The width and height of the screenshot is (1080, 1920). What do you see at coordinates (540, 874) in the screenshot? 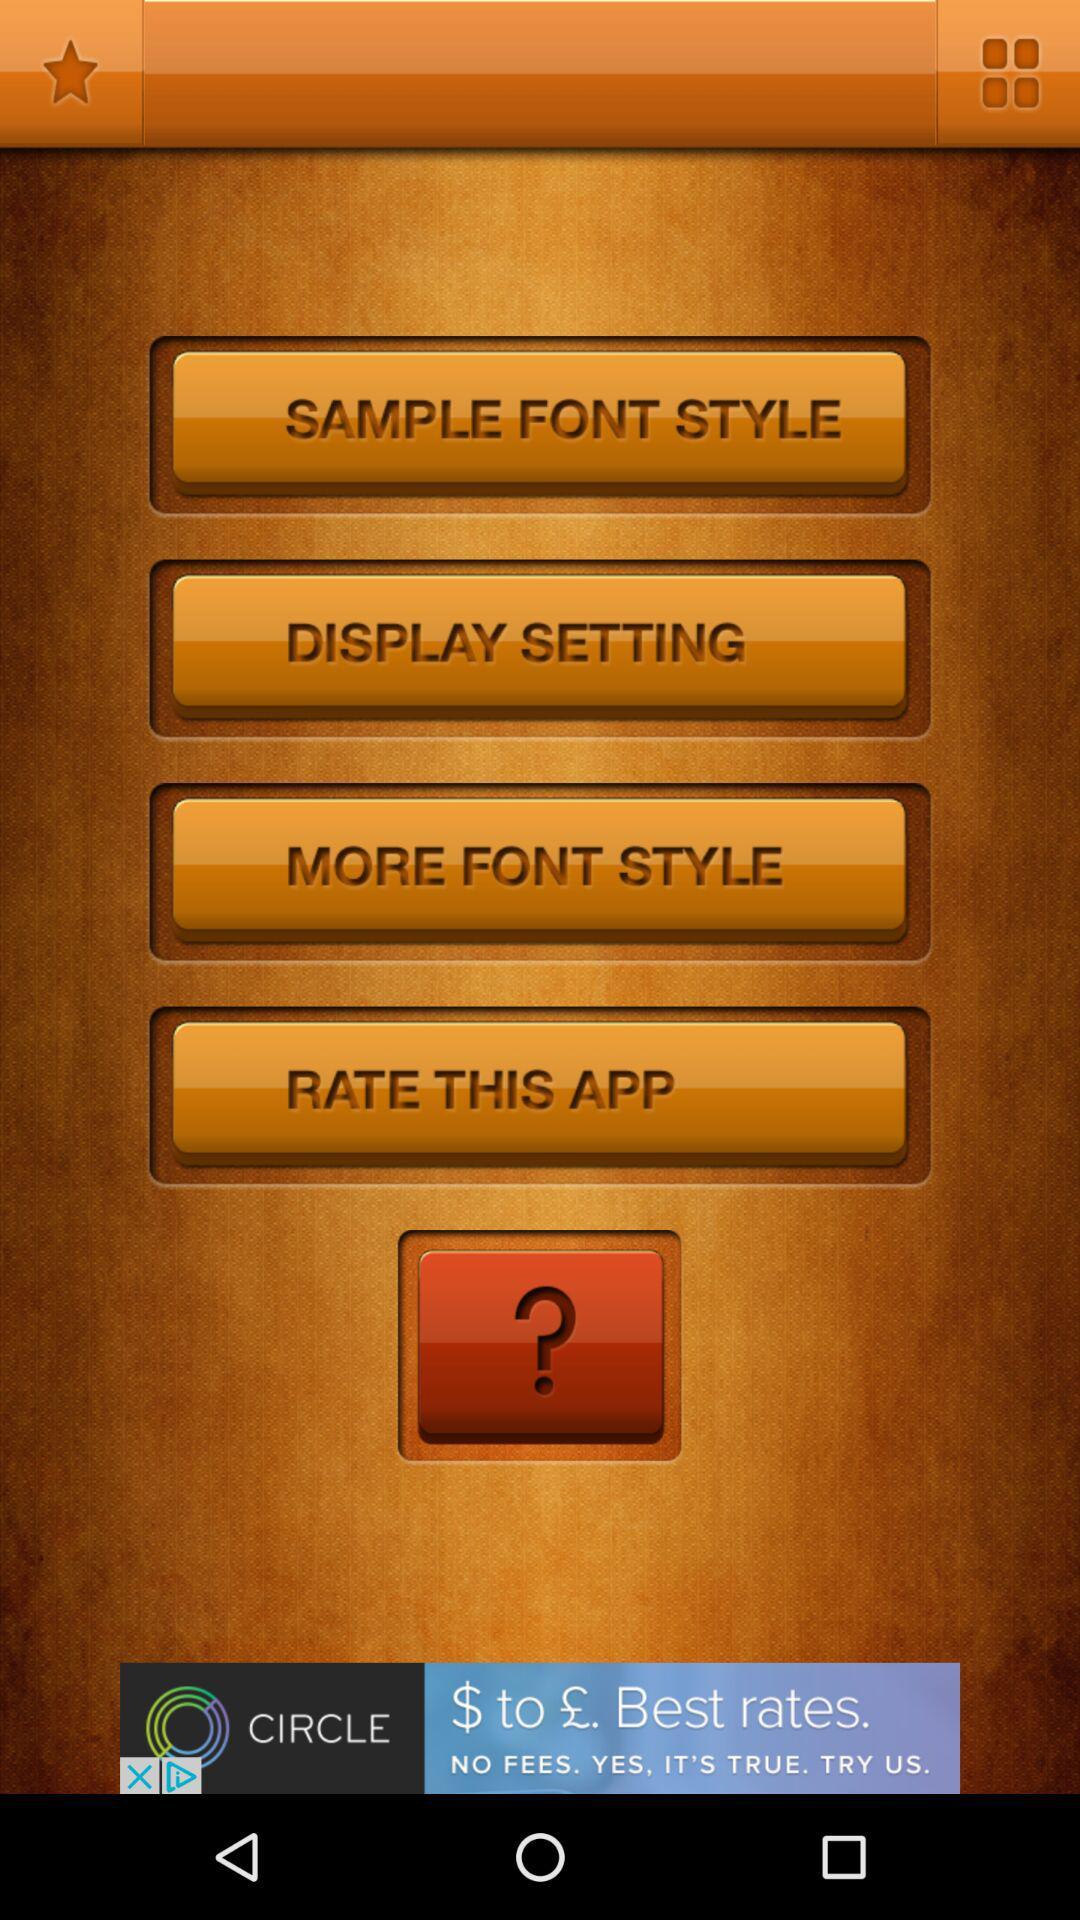
I see `font styles` at bounding box center [540, 874].